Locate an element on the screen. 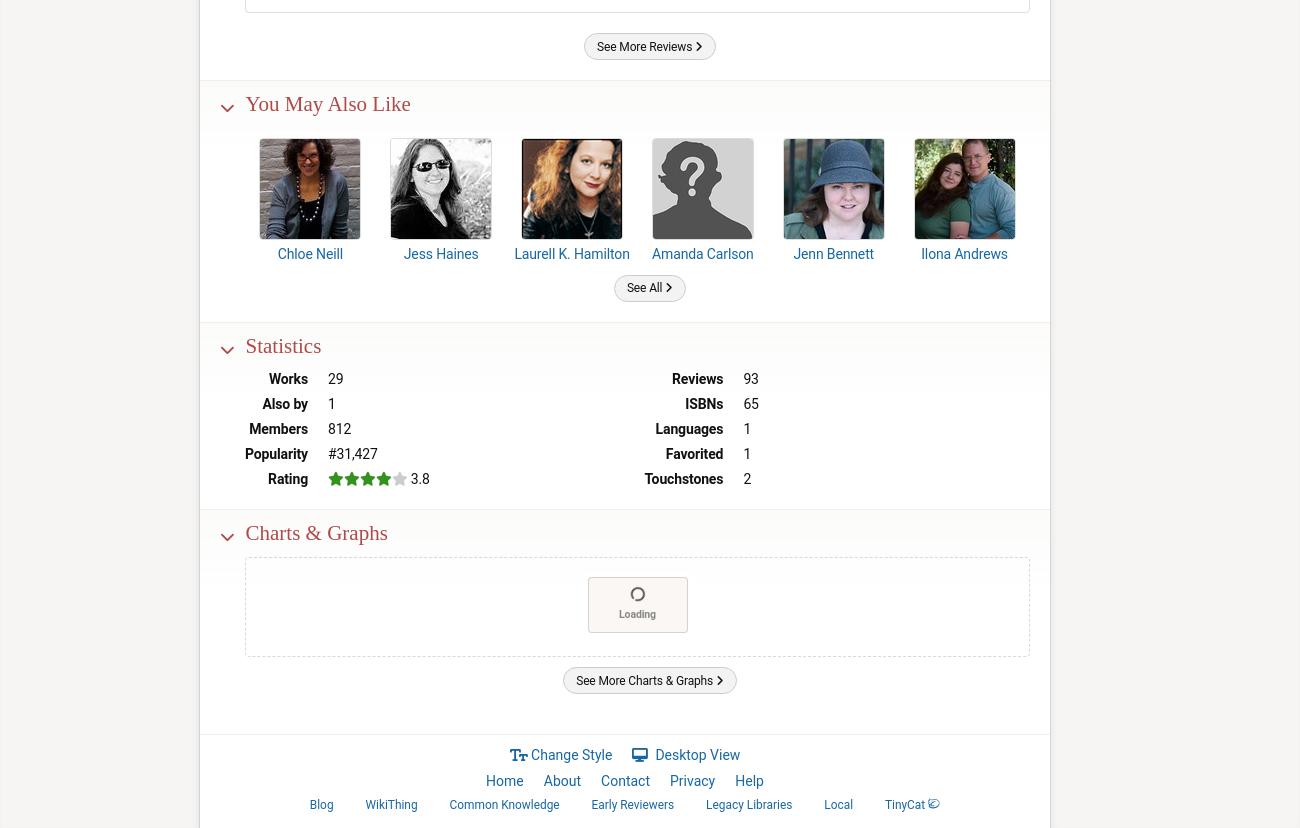  'Works' is located at coordinates (287, 378).